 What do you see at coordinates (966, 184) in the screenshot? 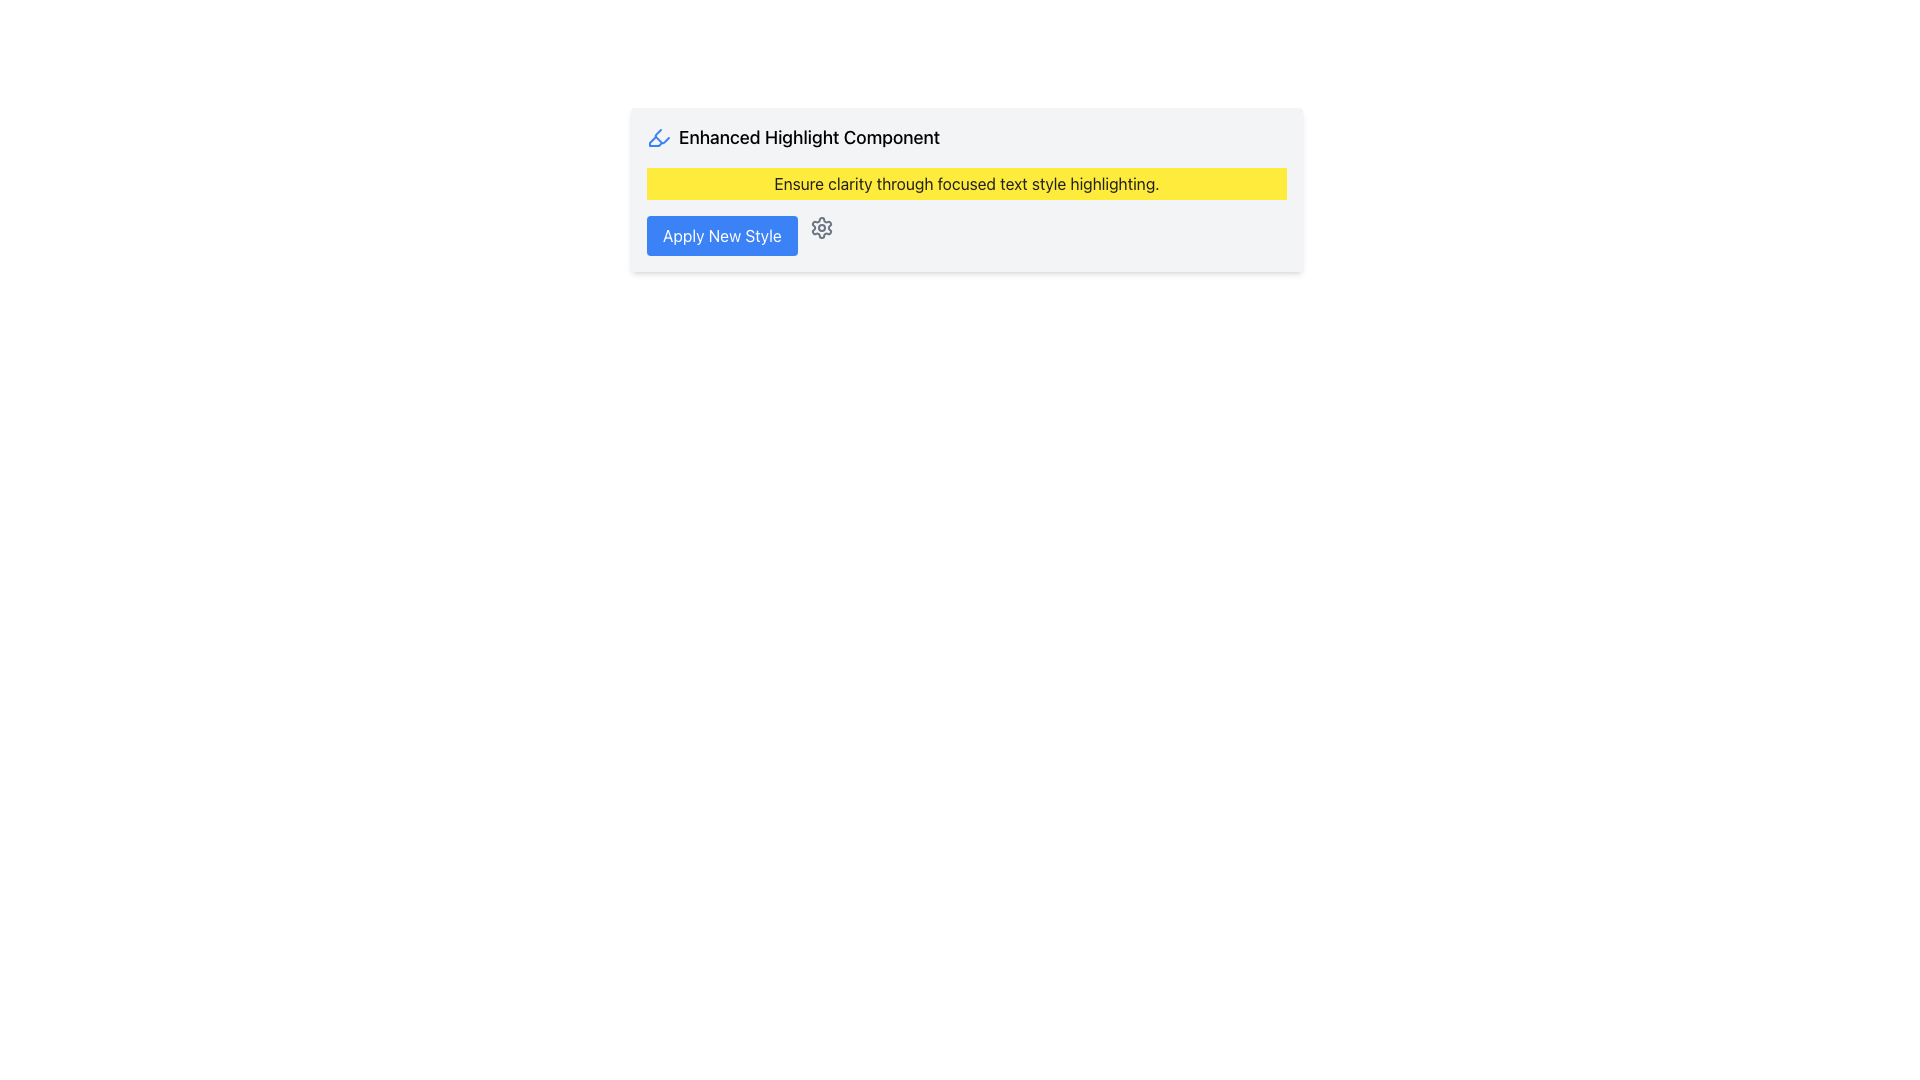
I see `the text block containing 'Ensure clarity through focused text style highlighting.' with a yellow background` at bounding box center [966, 184].